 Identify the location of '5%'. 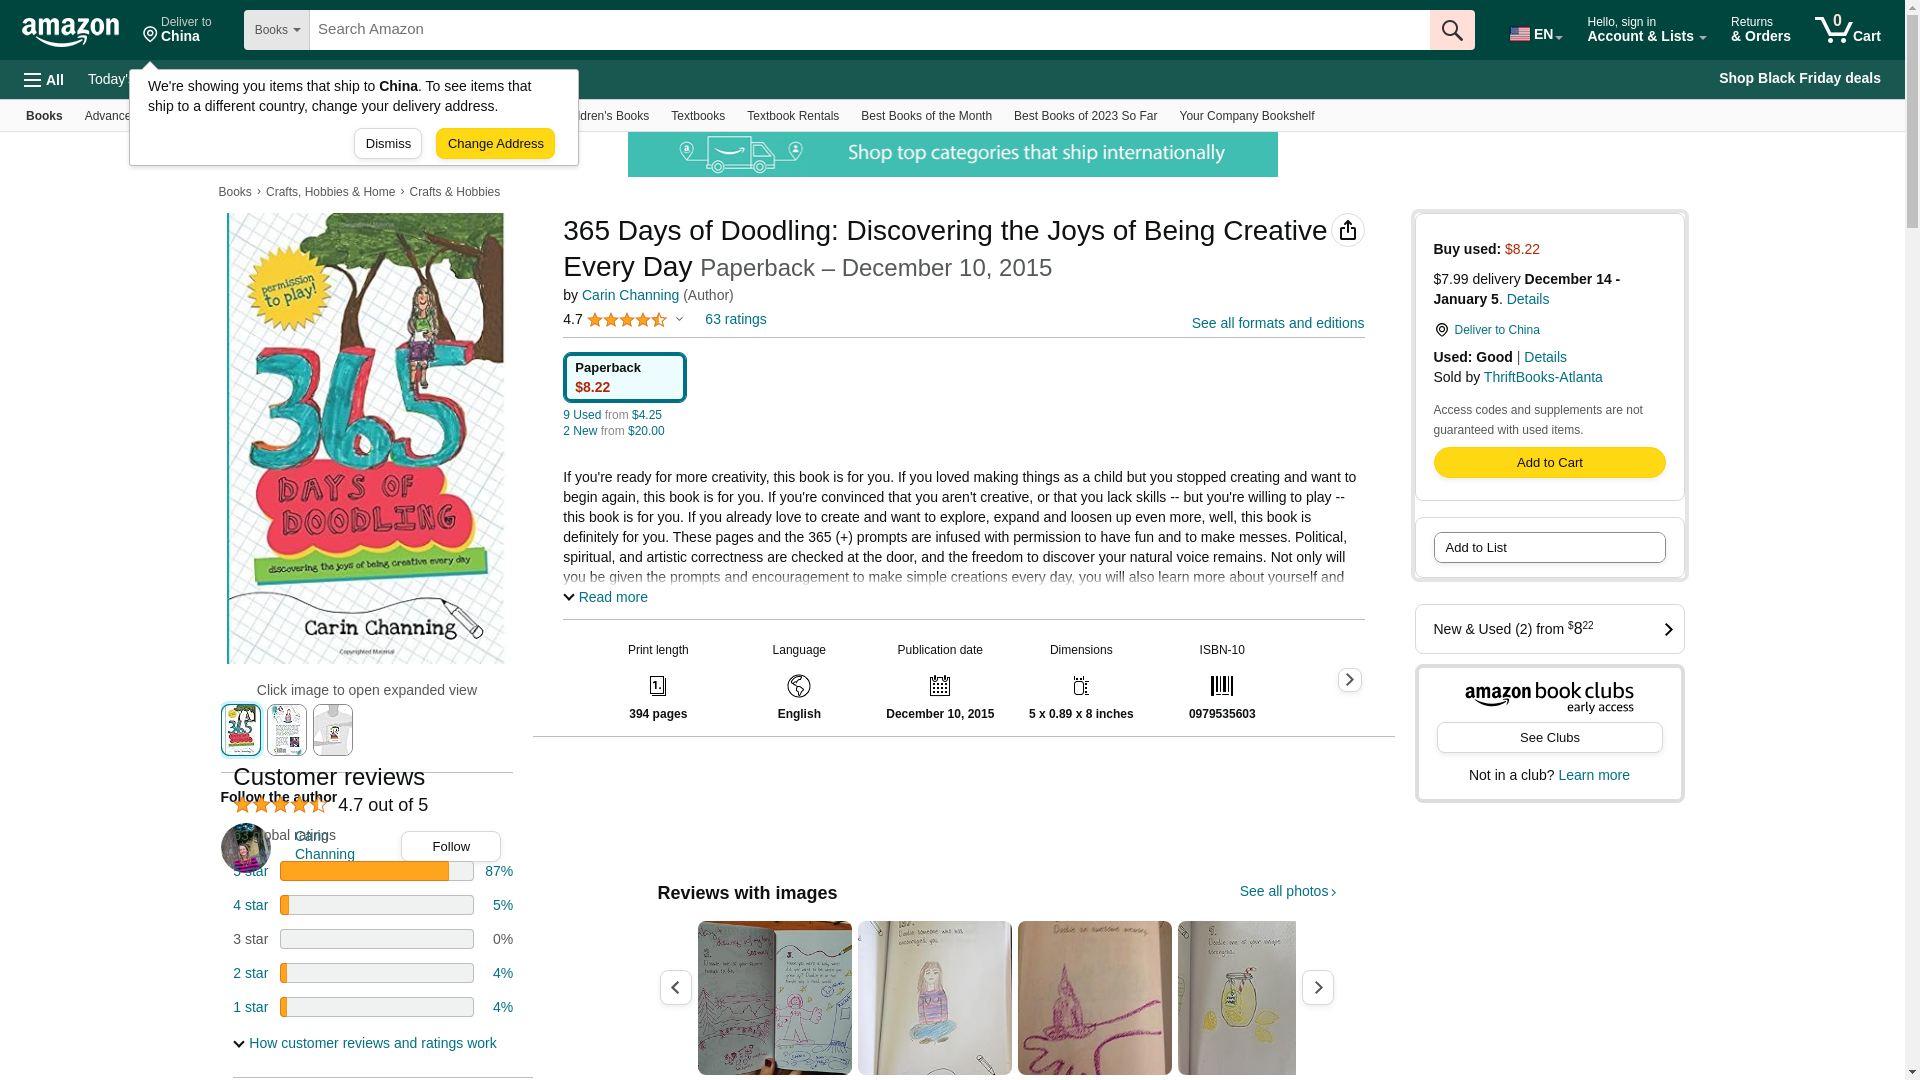
(493, 905).